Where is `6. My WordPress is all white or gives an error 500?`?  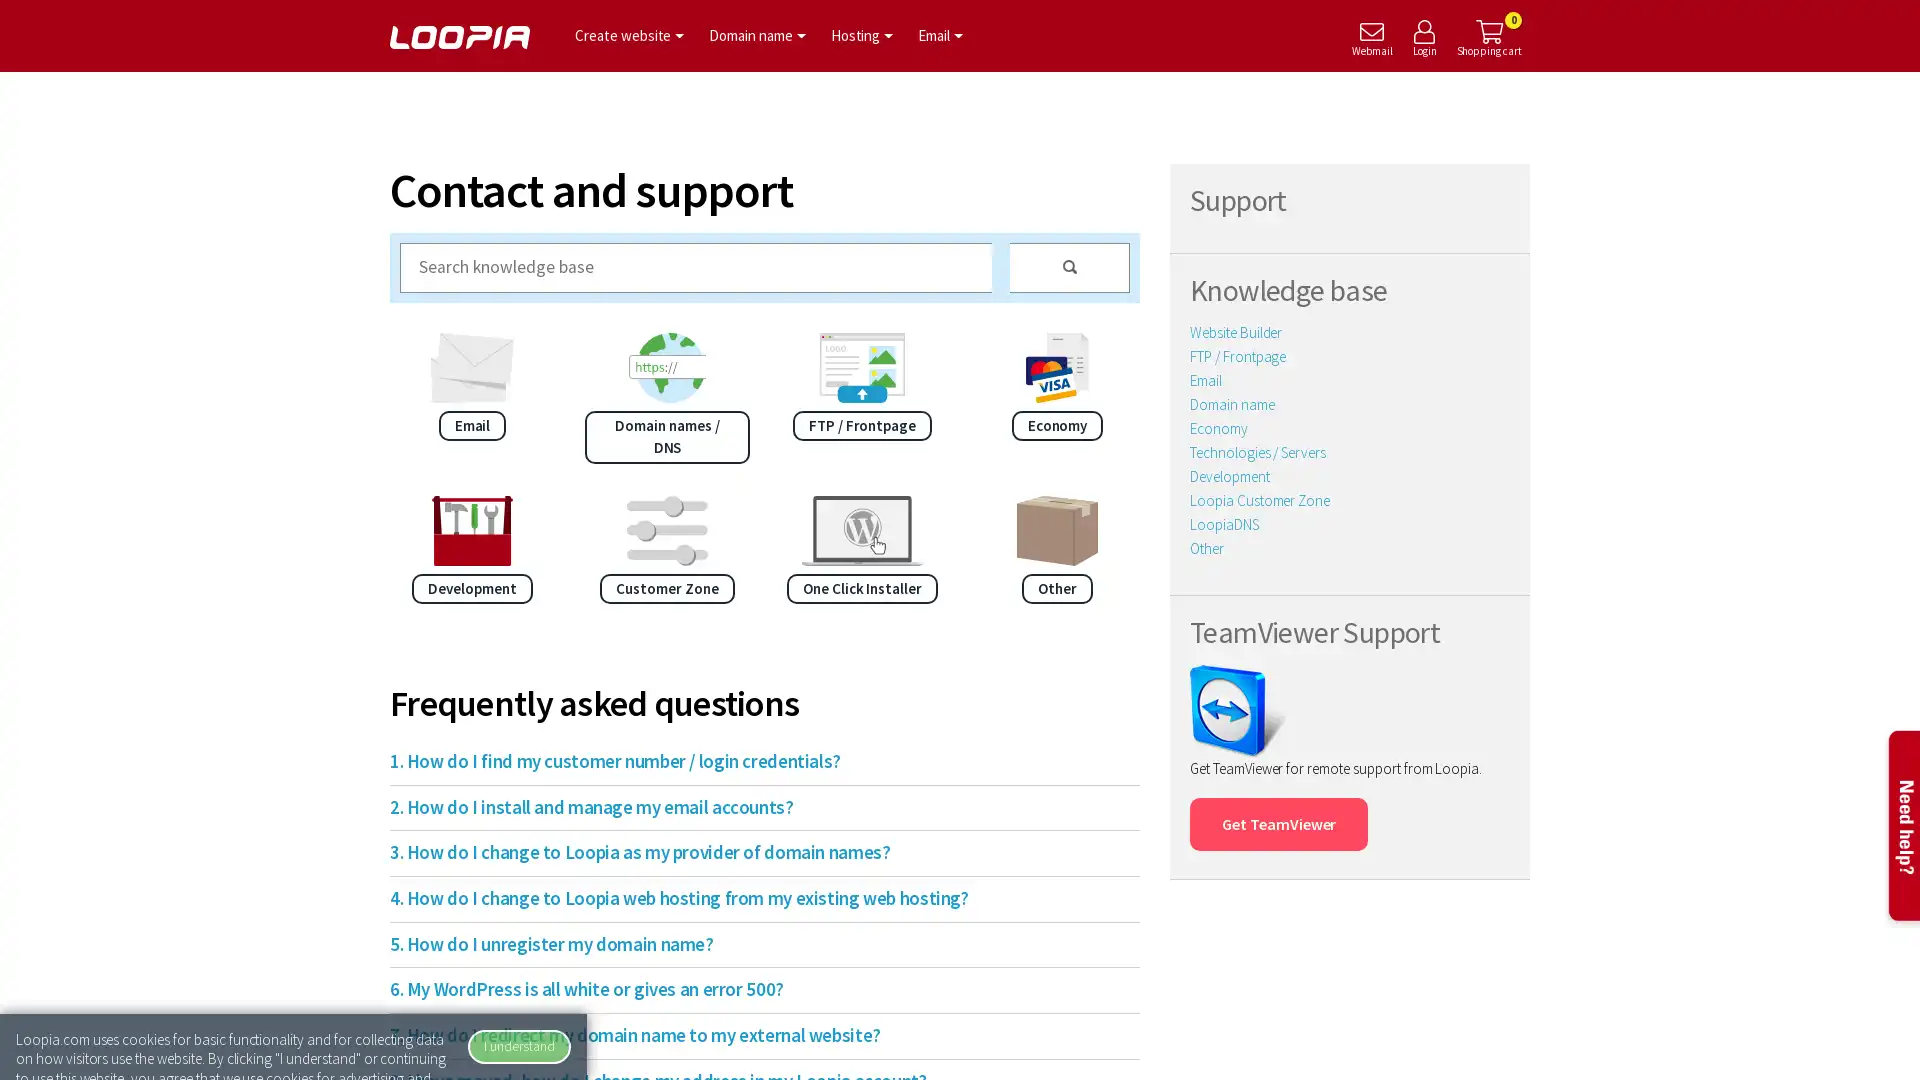 6. My WordPress is all white or gives an error 500? is located at coordinates (753, 990).